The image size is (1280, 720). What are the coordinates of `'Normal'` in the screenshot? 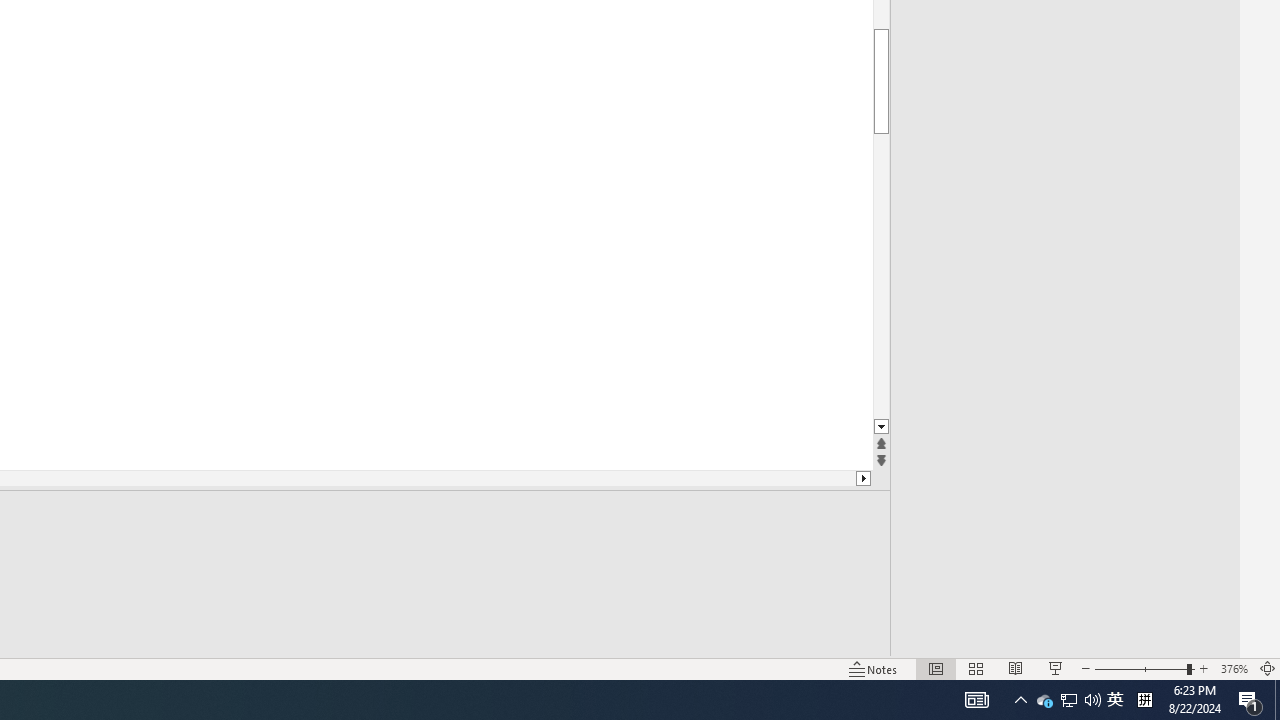 It's located at (935, 669).